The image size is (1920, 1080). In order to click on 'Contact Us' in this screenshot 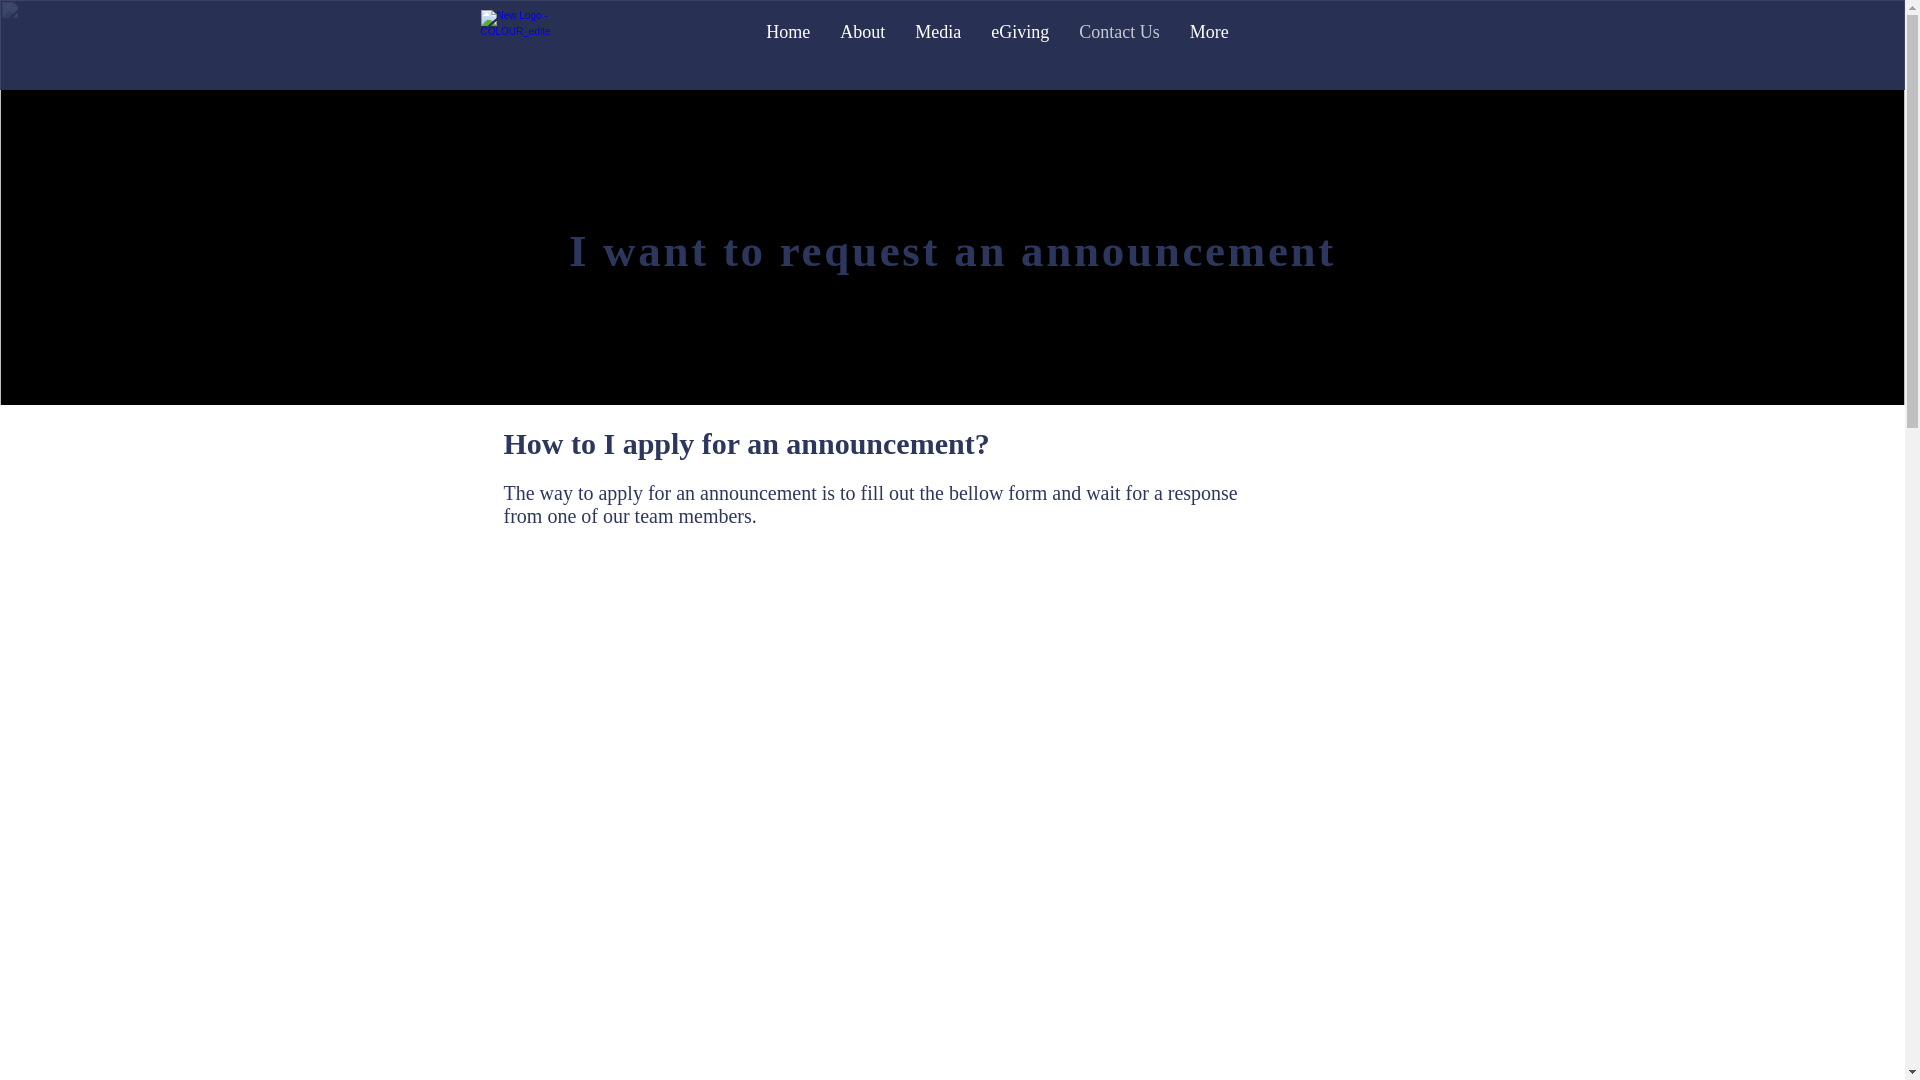, I will do `click(1063, 45)`.